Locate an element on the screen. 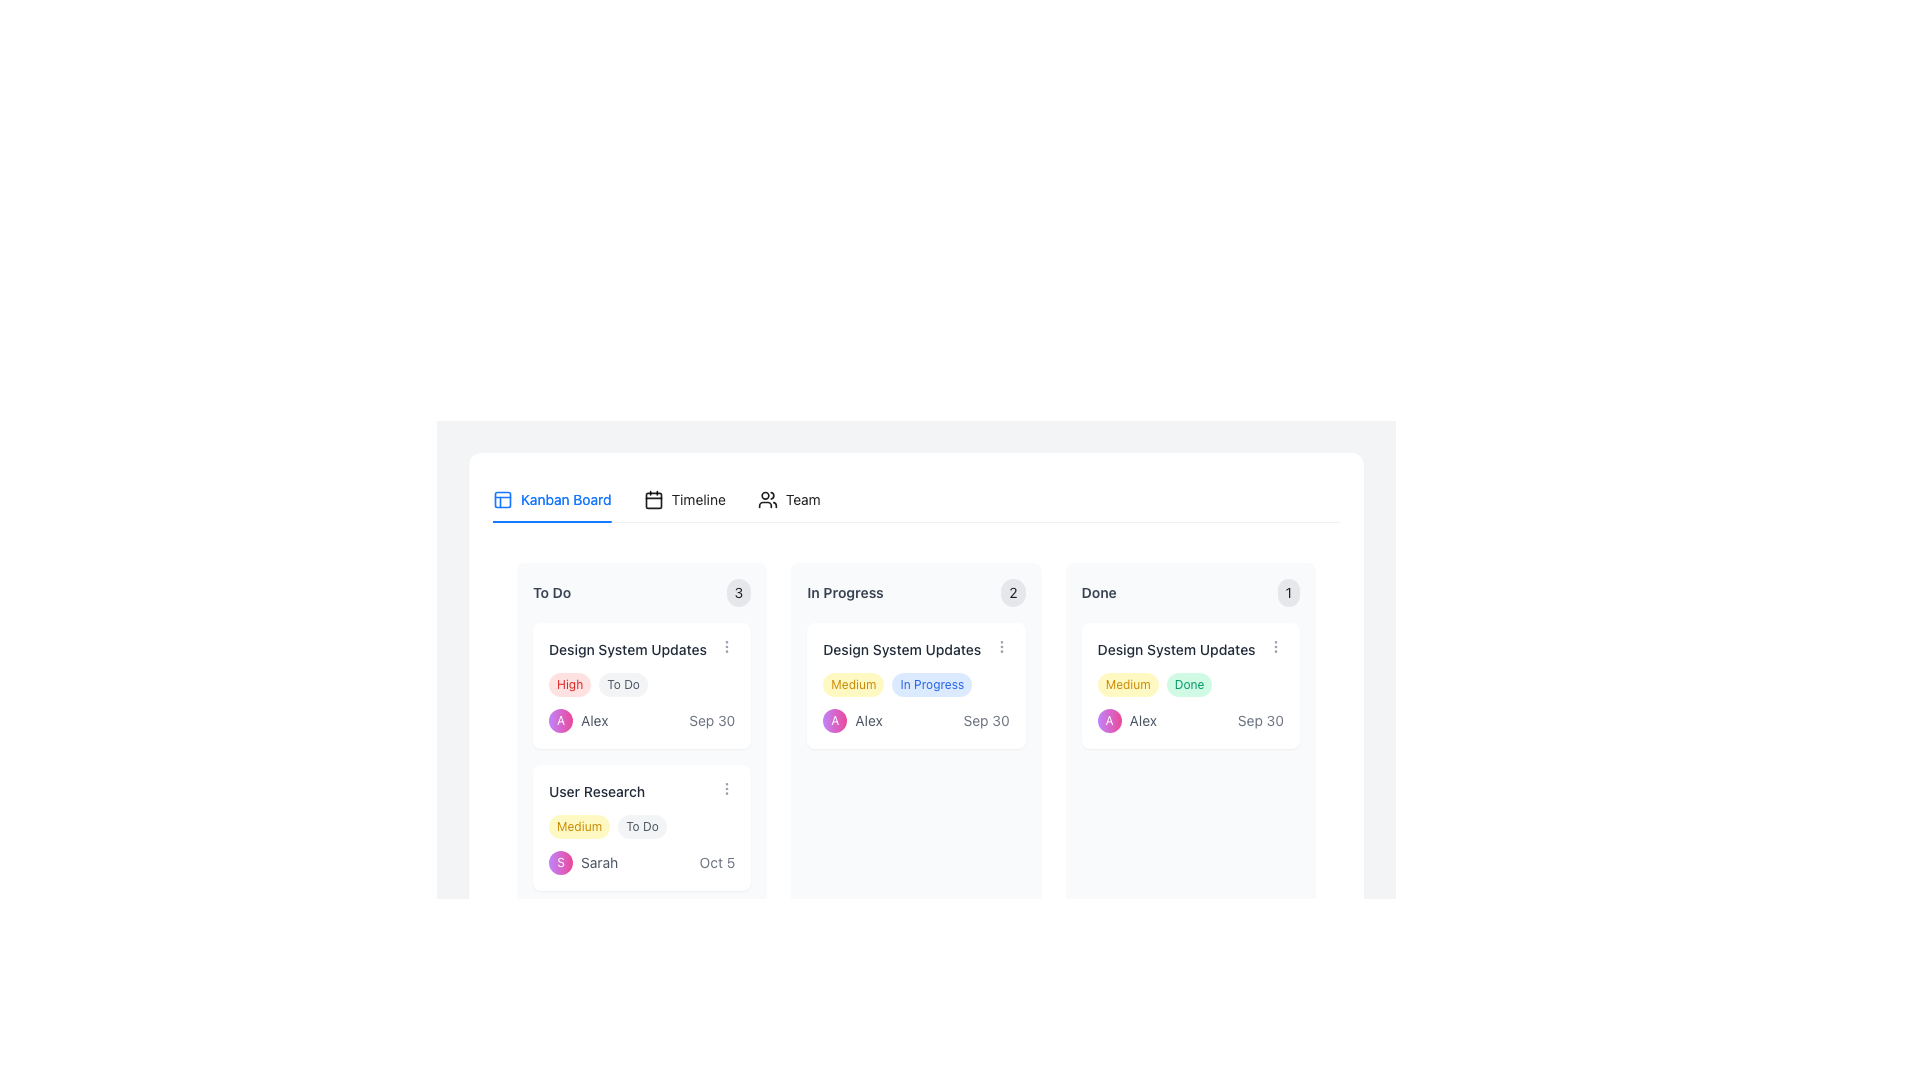 The height and width of the screenshot is (1080, 1920). the 'Design System Updates' text label in the 'In Progress' column of the Kanban board is located at coordinates (901, 650).